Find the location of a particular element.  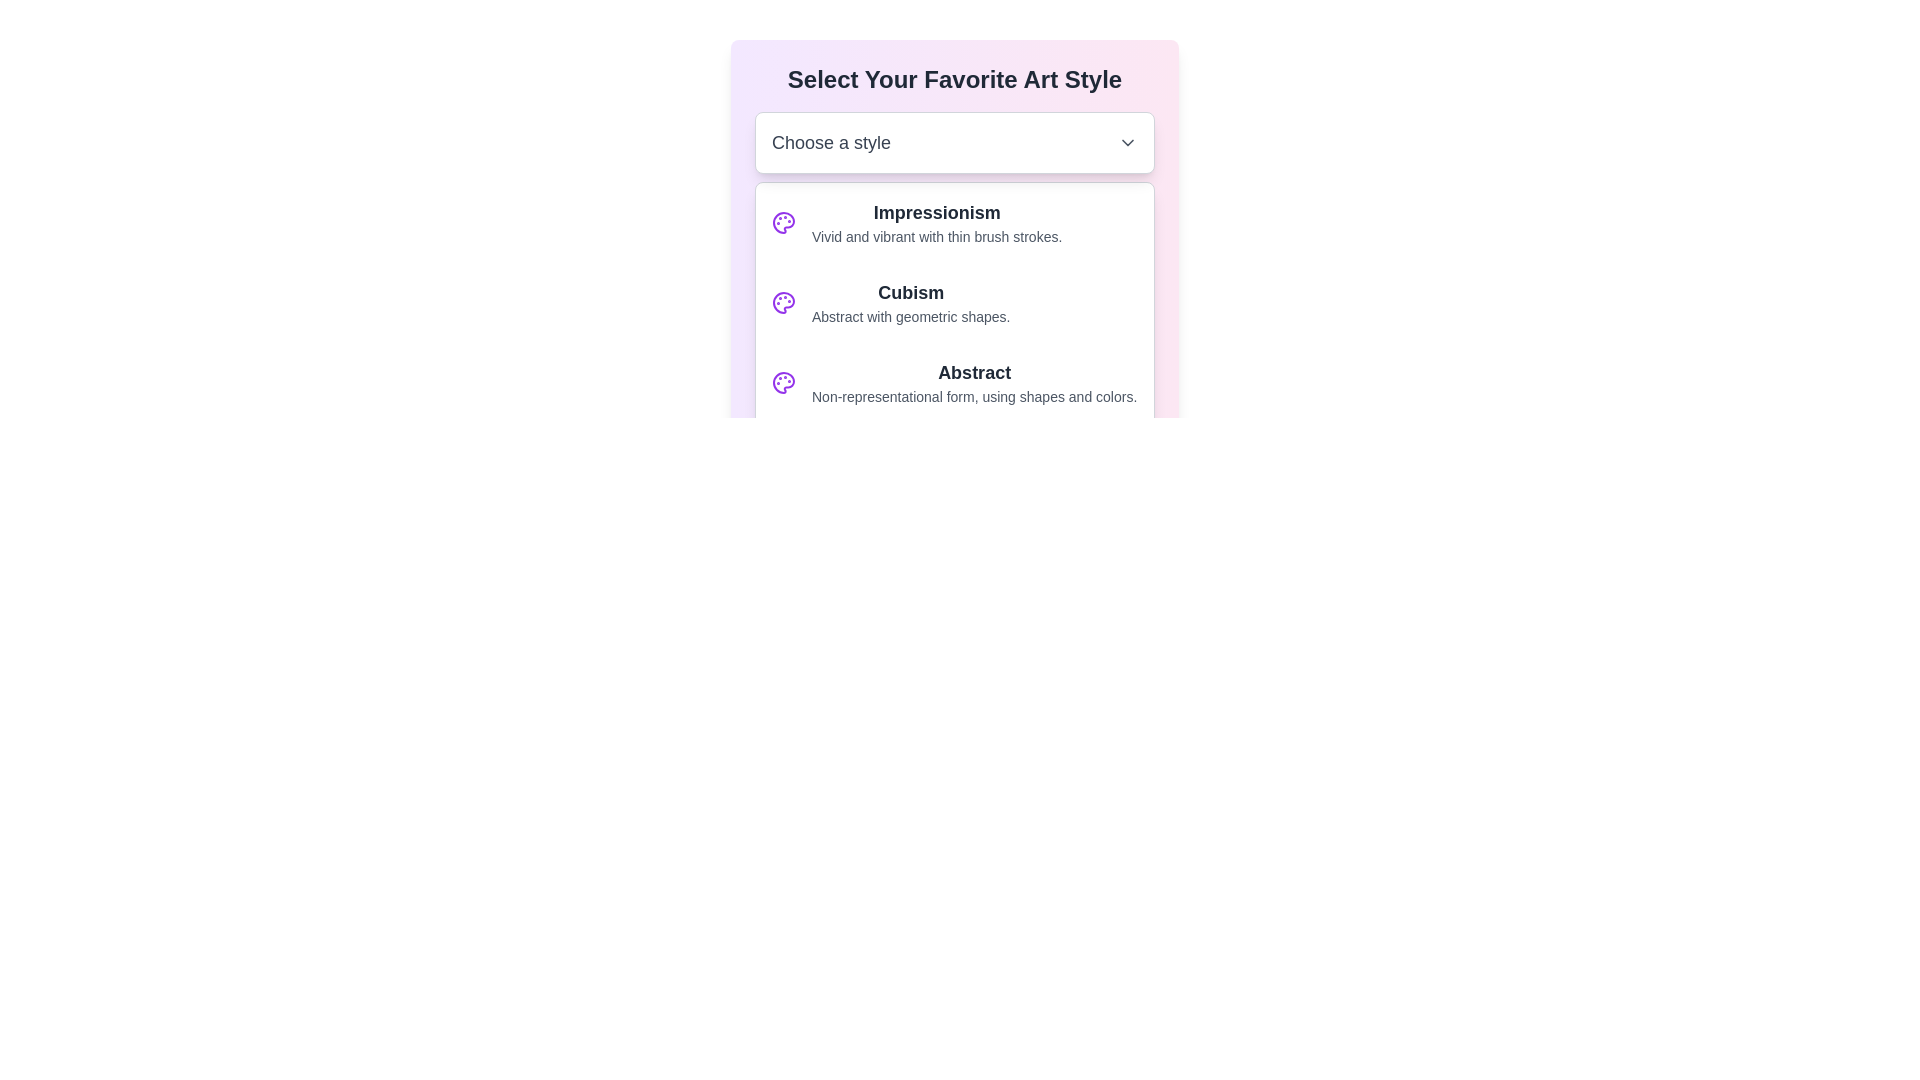

the painter's palette icon, which is the first element in the second item of the 'Select Your Favorite Art Style' list, located to the left of the 'Cubism' style text is located at coordinates (782, 303).